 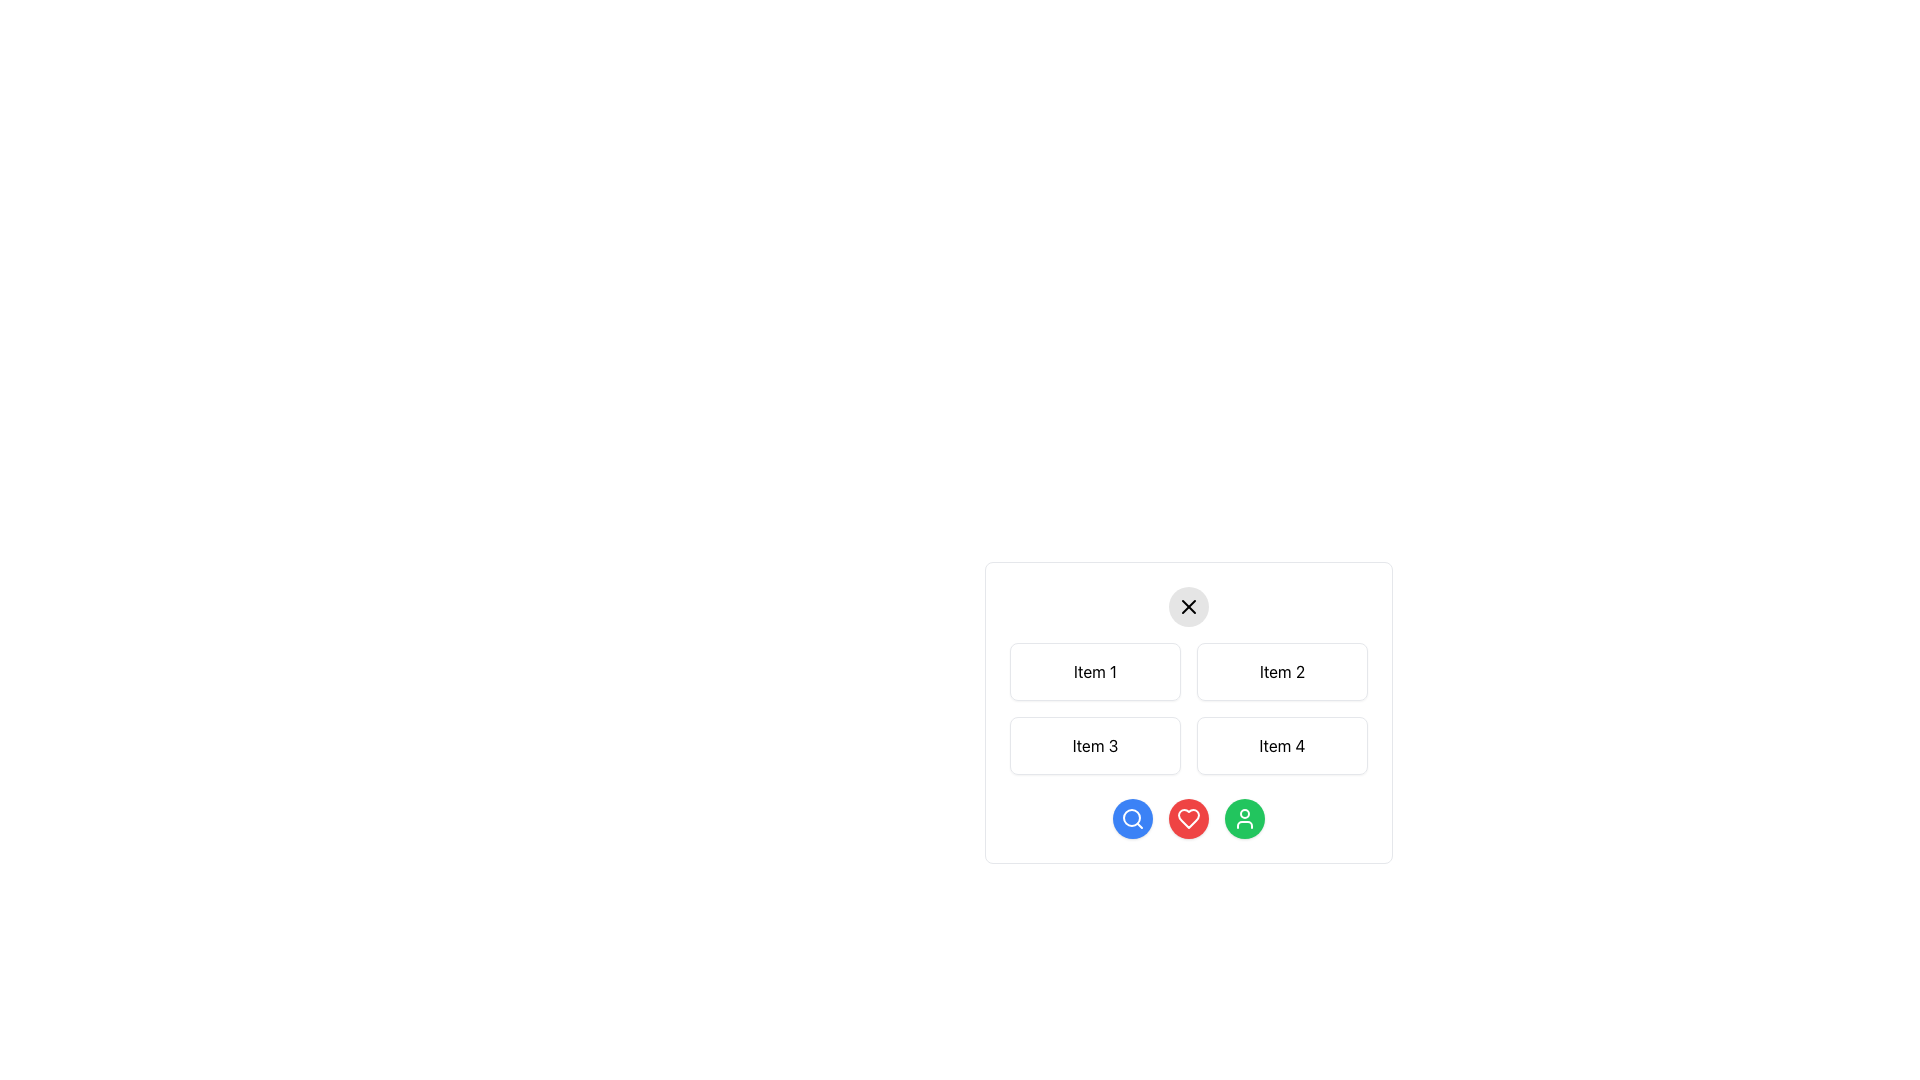 I want to click on the circular red button featuring a white heart icon, so click(x=1189, y=818).